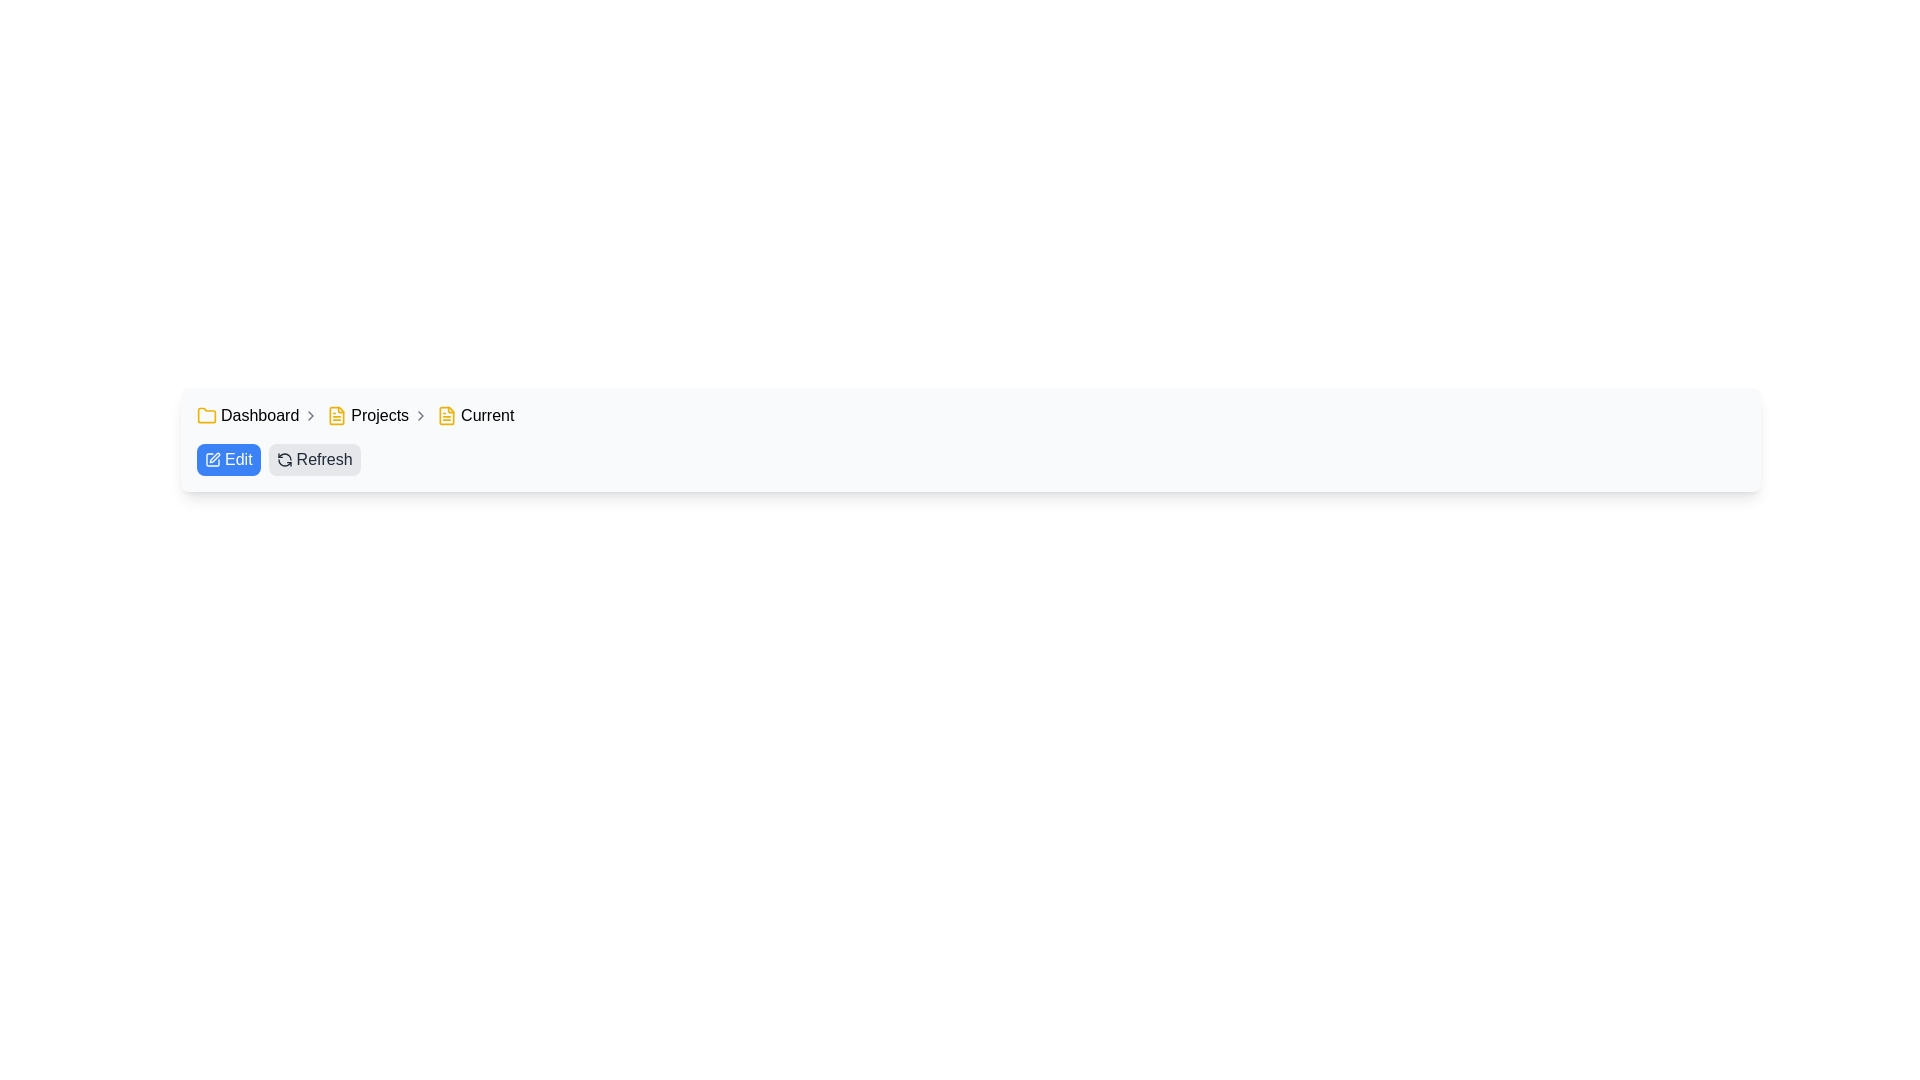 Image resolution: width=1920 pixels, height=1080 pixels. I want to click on the small square-shaped icon with a pen and square illustration located within the 'Edit' button, which is part of a group of buttons at the bottom-left of the interface, so click(212, 459).